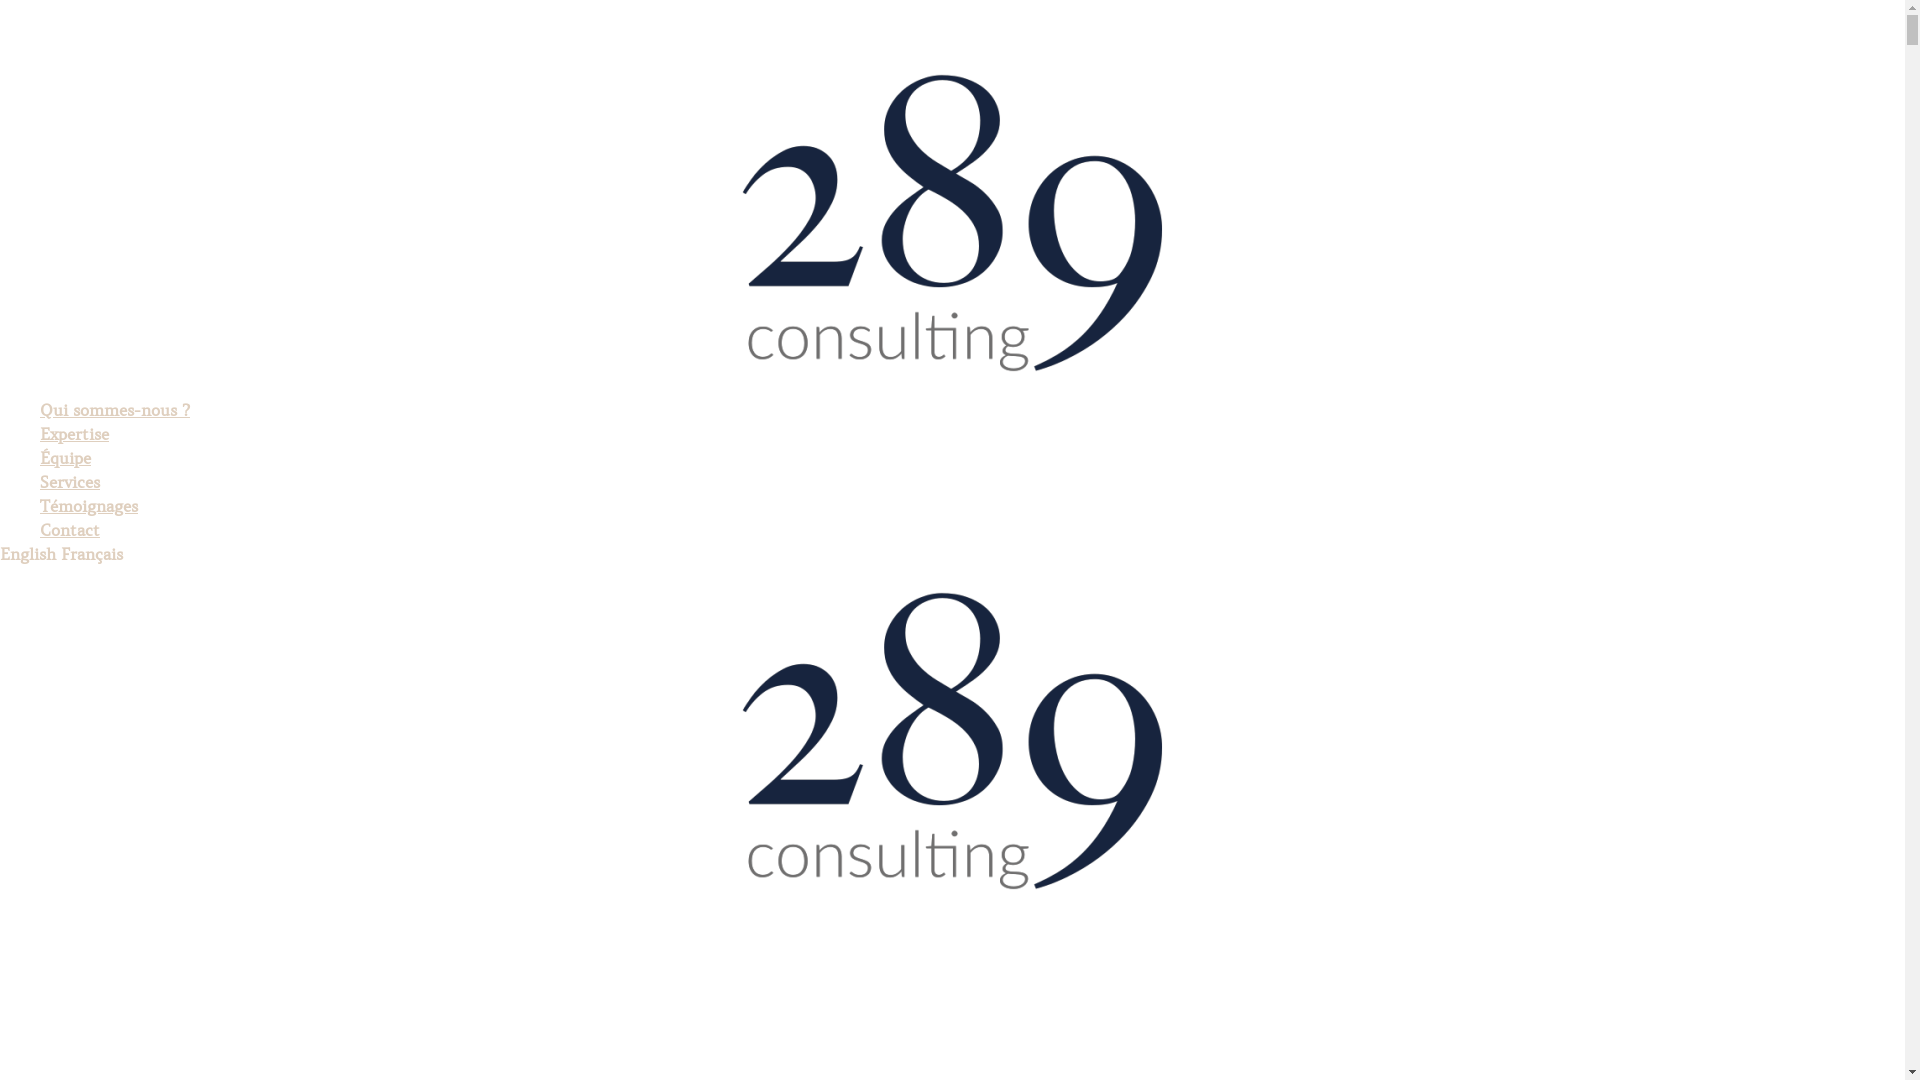 This screenshot has width=1920, height=1080. What do you see at coordinates (28, 554) in the screenshot?
I see `'English'` at bounding box center [28, 554].